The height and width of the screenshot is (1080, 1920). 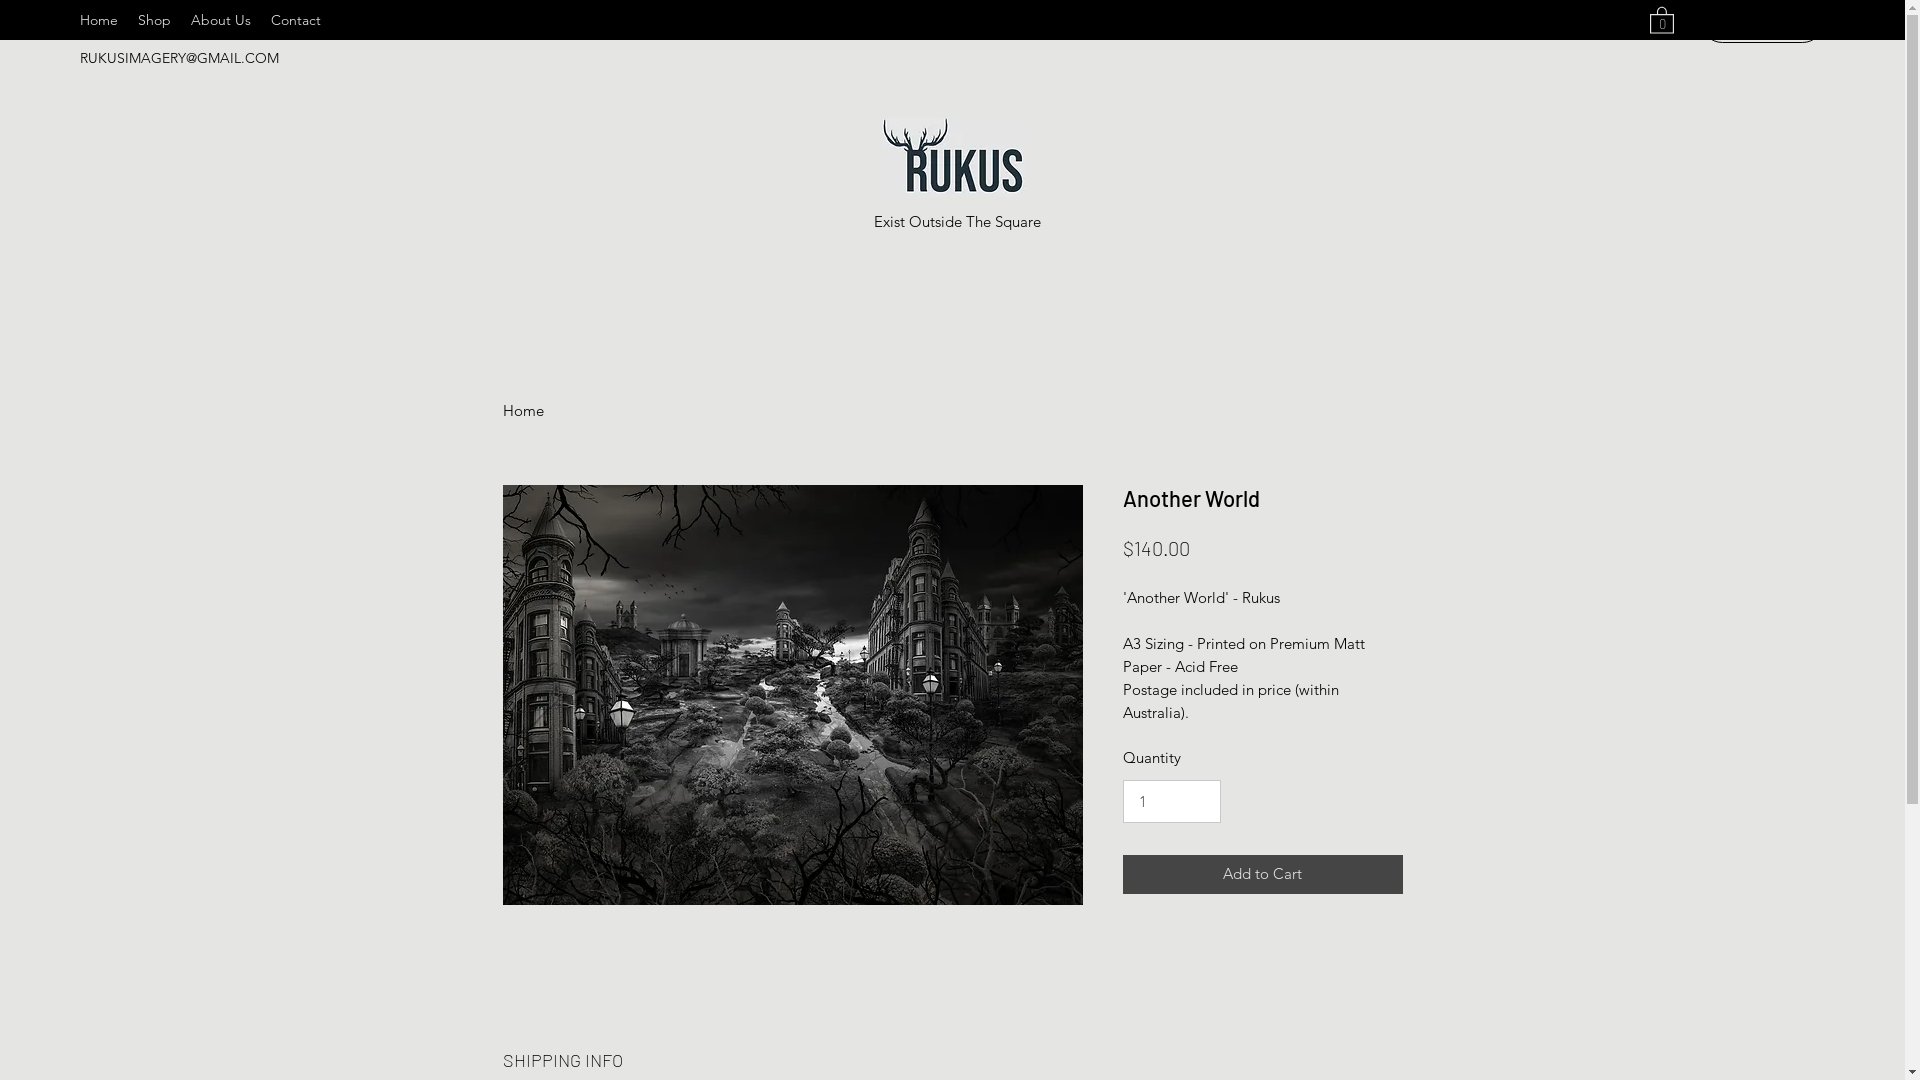 What do you see at coordinates (295, 19) in the screenshot?
I see `'Contact'` at bounding box center [295, 19].